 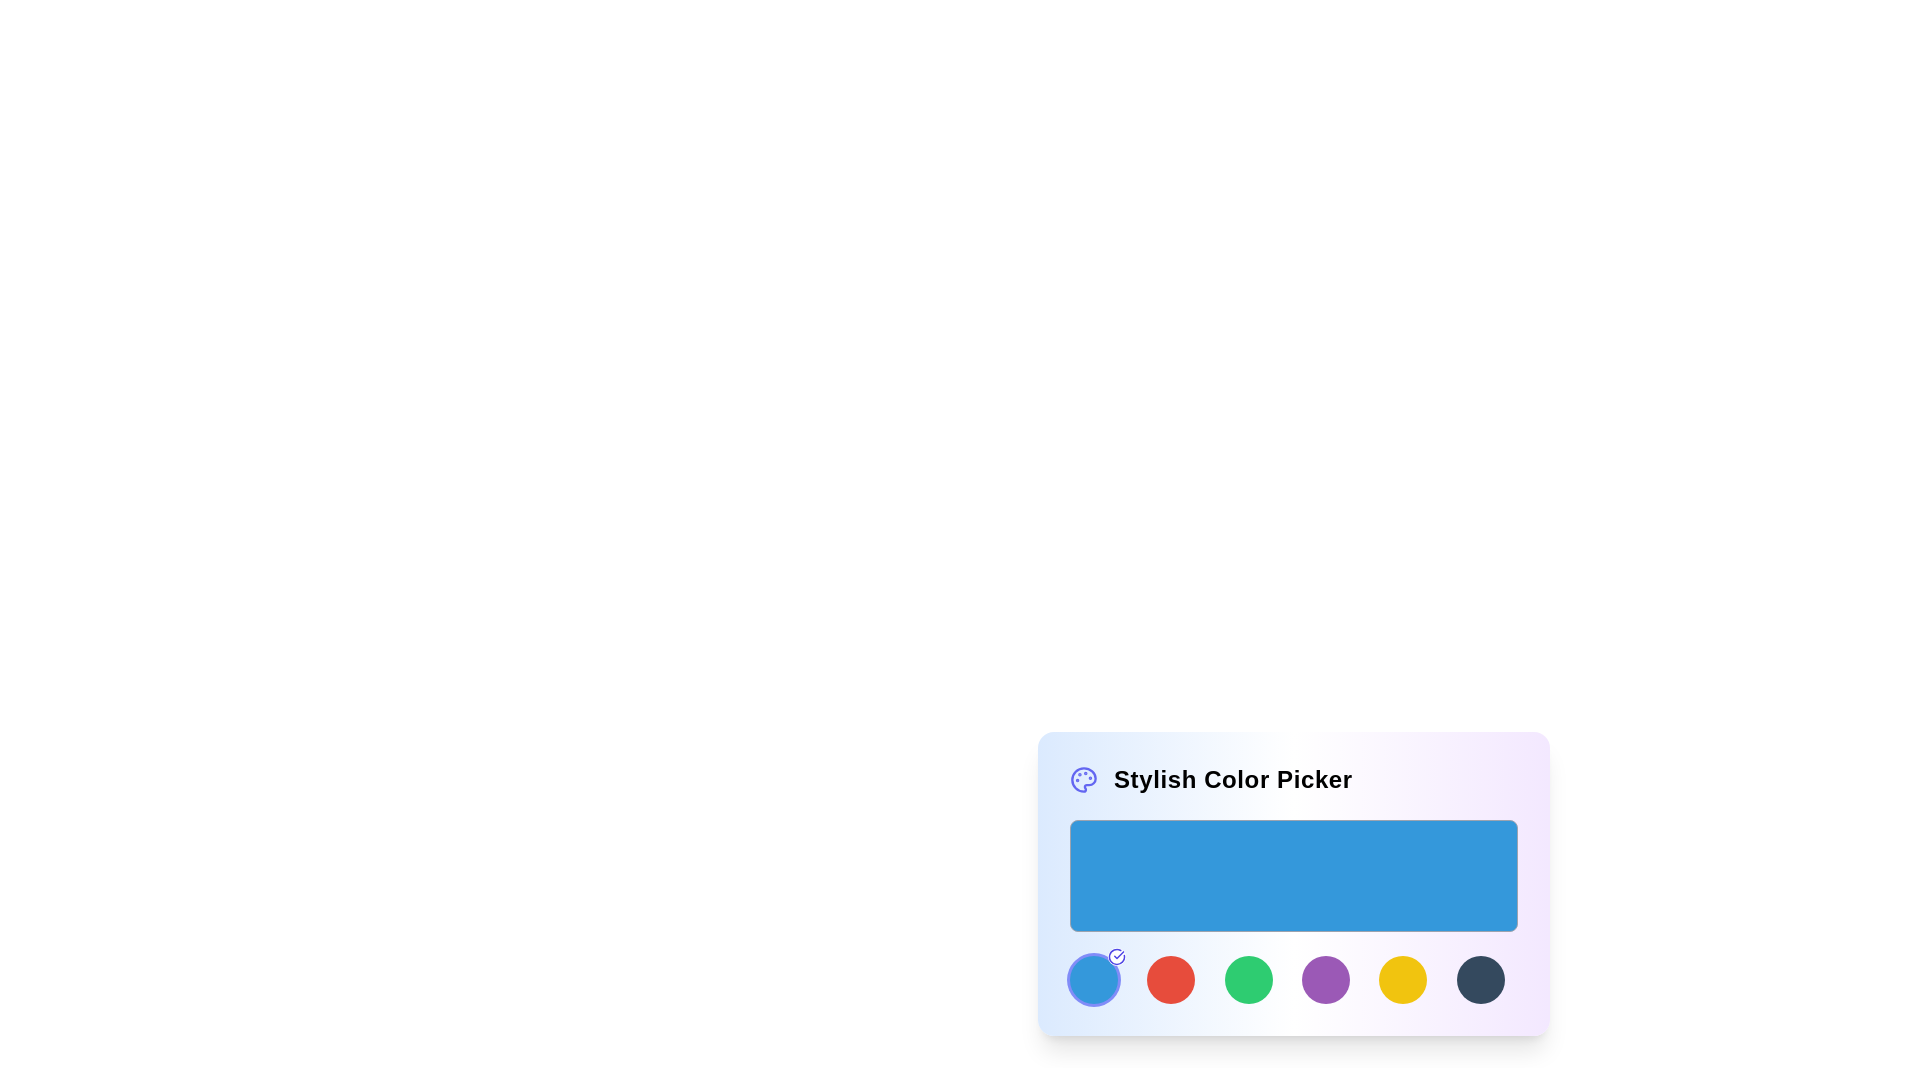 What do you see at coordinates (1402, 978) in the screenshot?
I see `the fifth circular color option button from the left in the color selection interface` at bounding box center [1402, 978].